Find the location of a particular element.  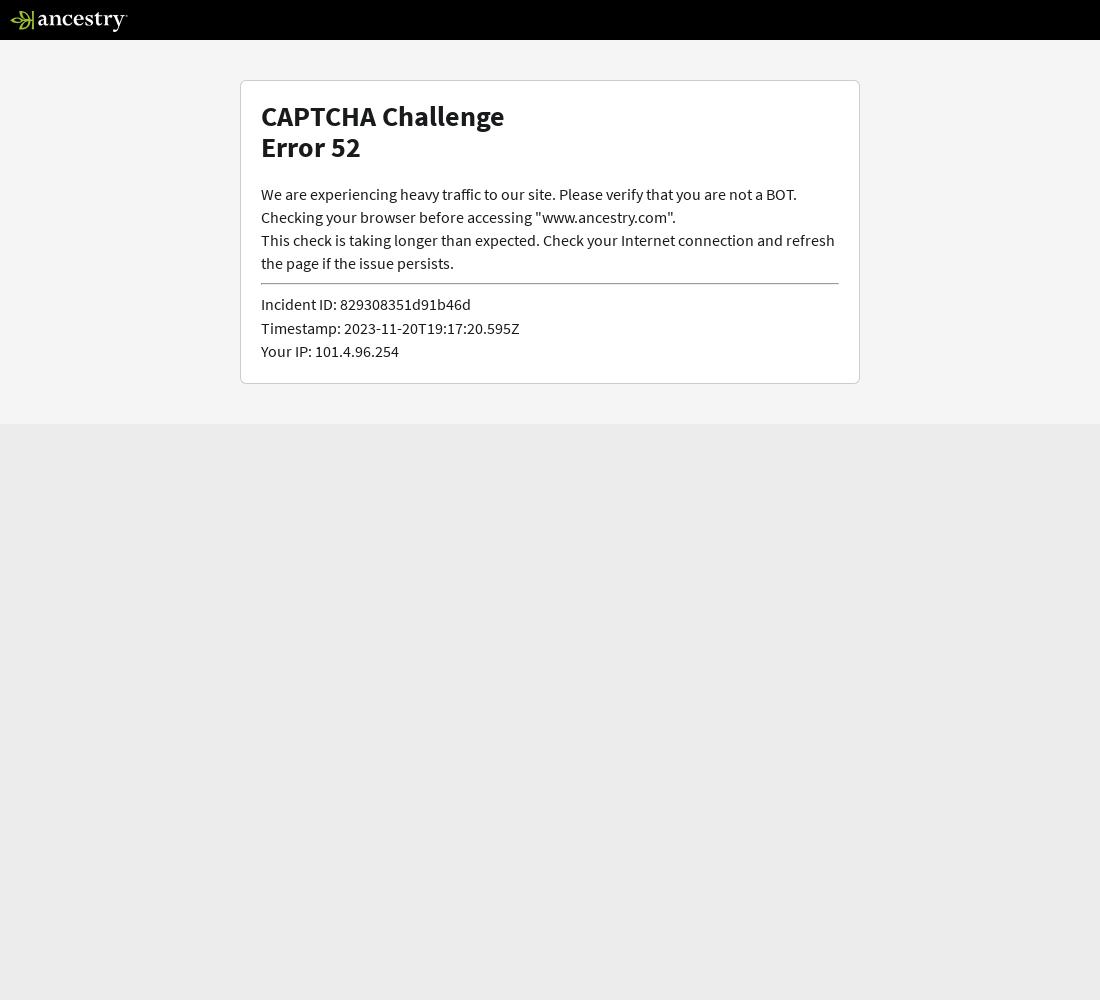

'Incident ID:' is located at coordinates (297, 304).